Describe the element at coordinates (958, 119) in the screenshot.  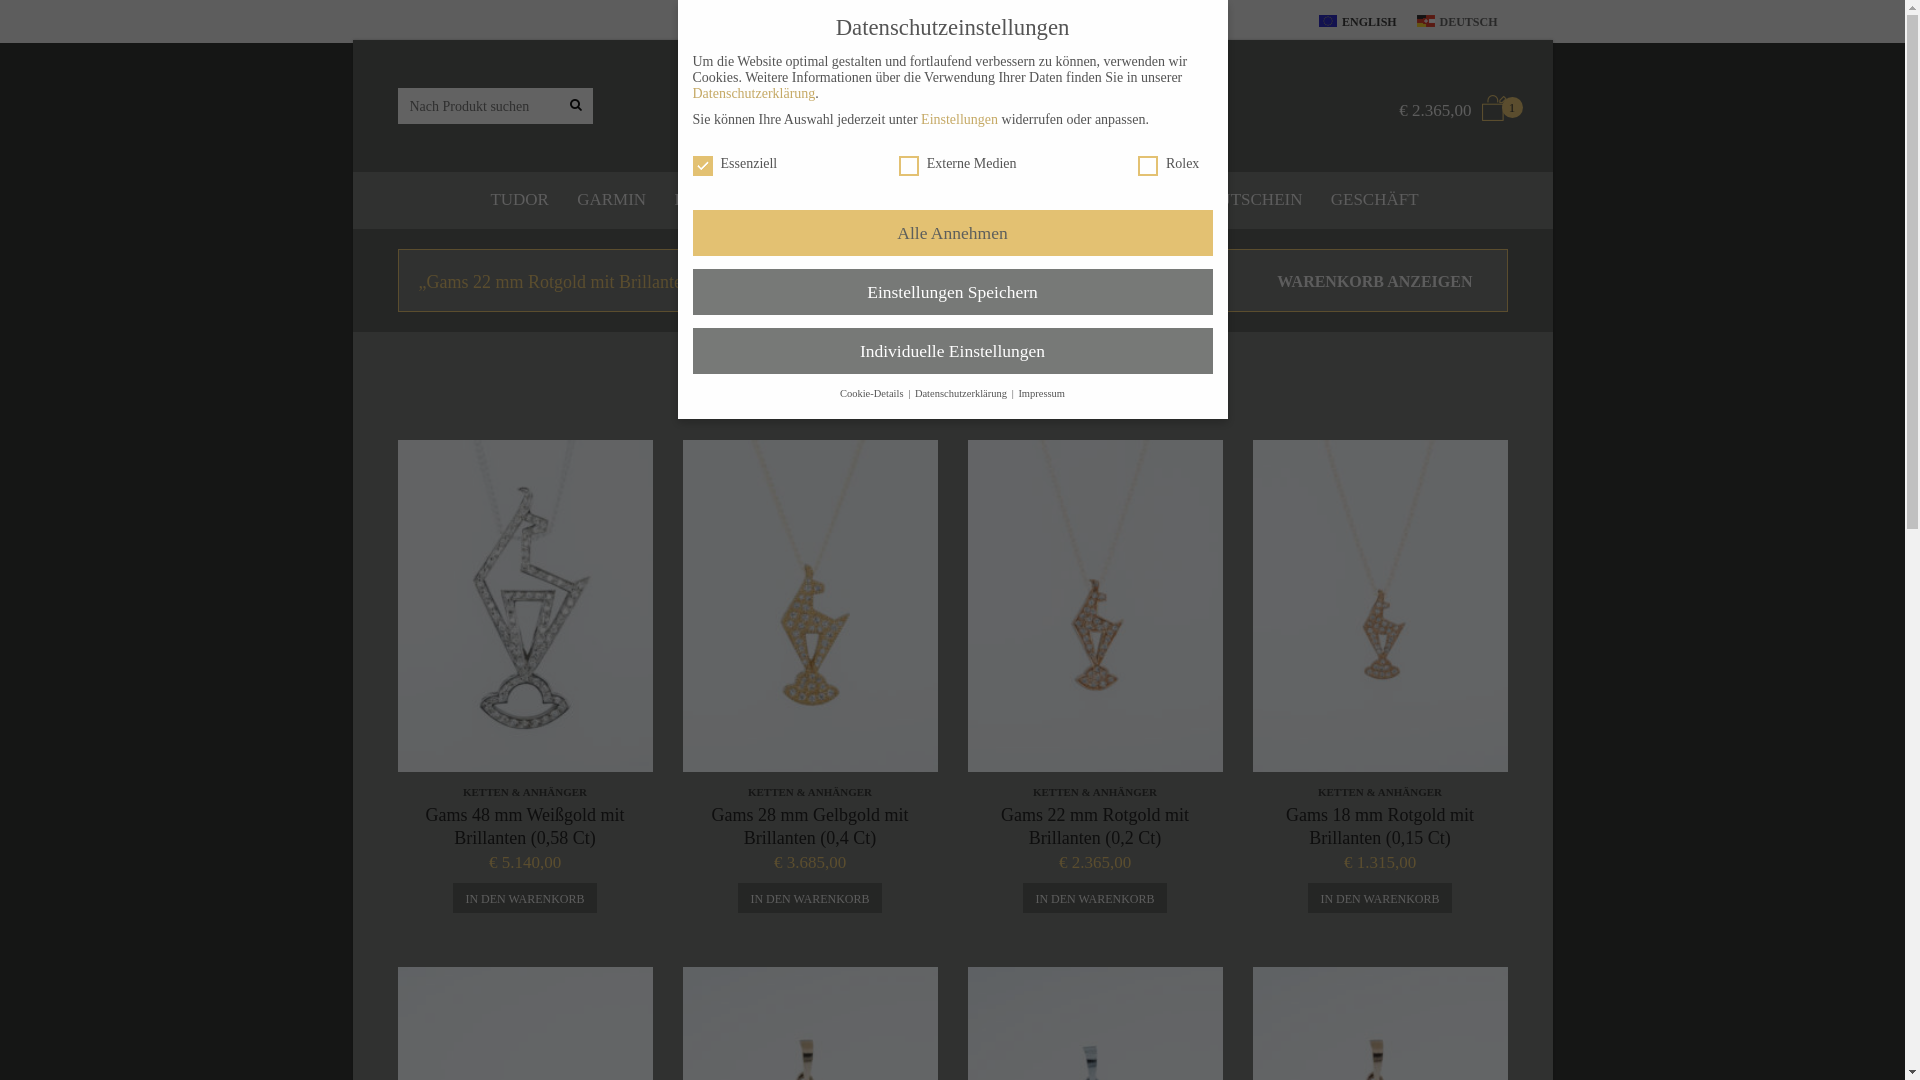
I see `'Einstellungen'` at that location.